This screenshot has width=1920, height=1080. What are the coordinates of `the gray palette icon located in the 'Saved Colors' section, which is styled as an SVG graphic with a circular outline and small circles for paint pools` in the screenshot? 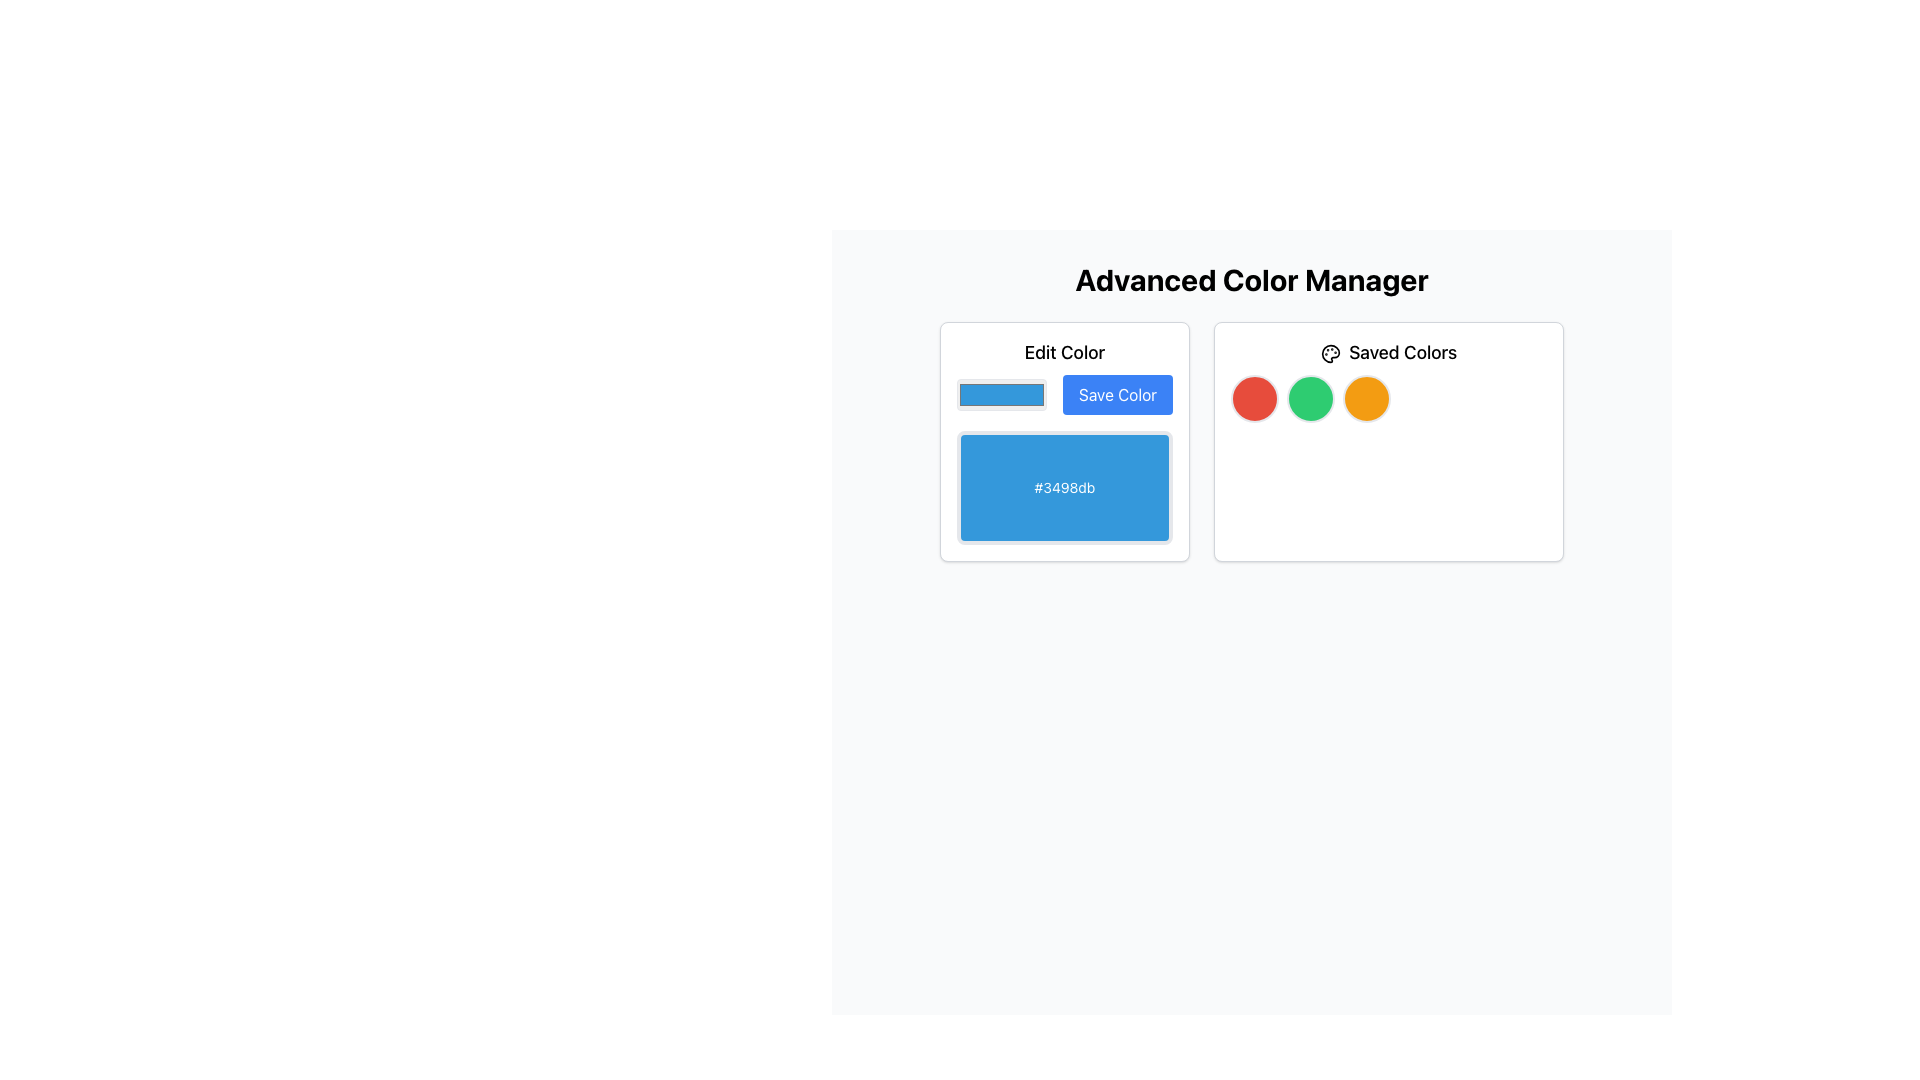 It's located at (1330, 353).